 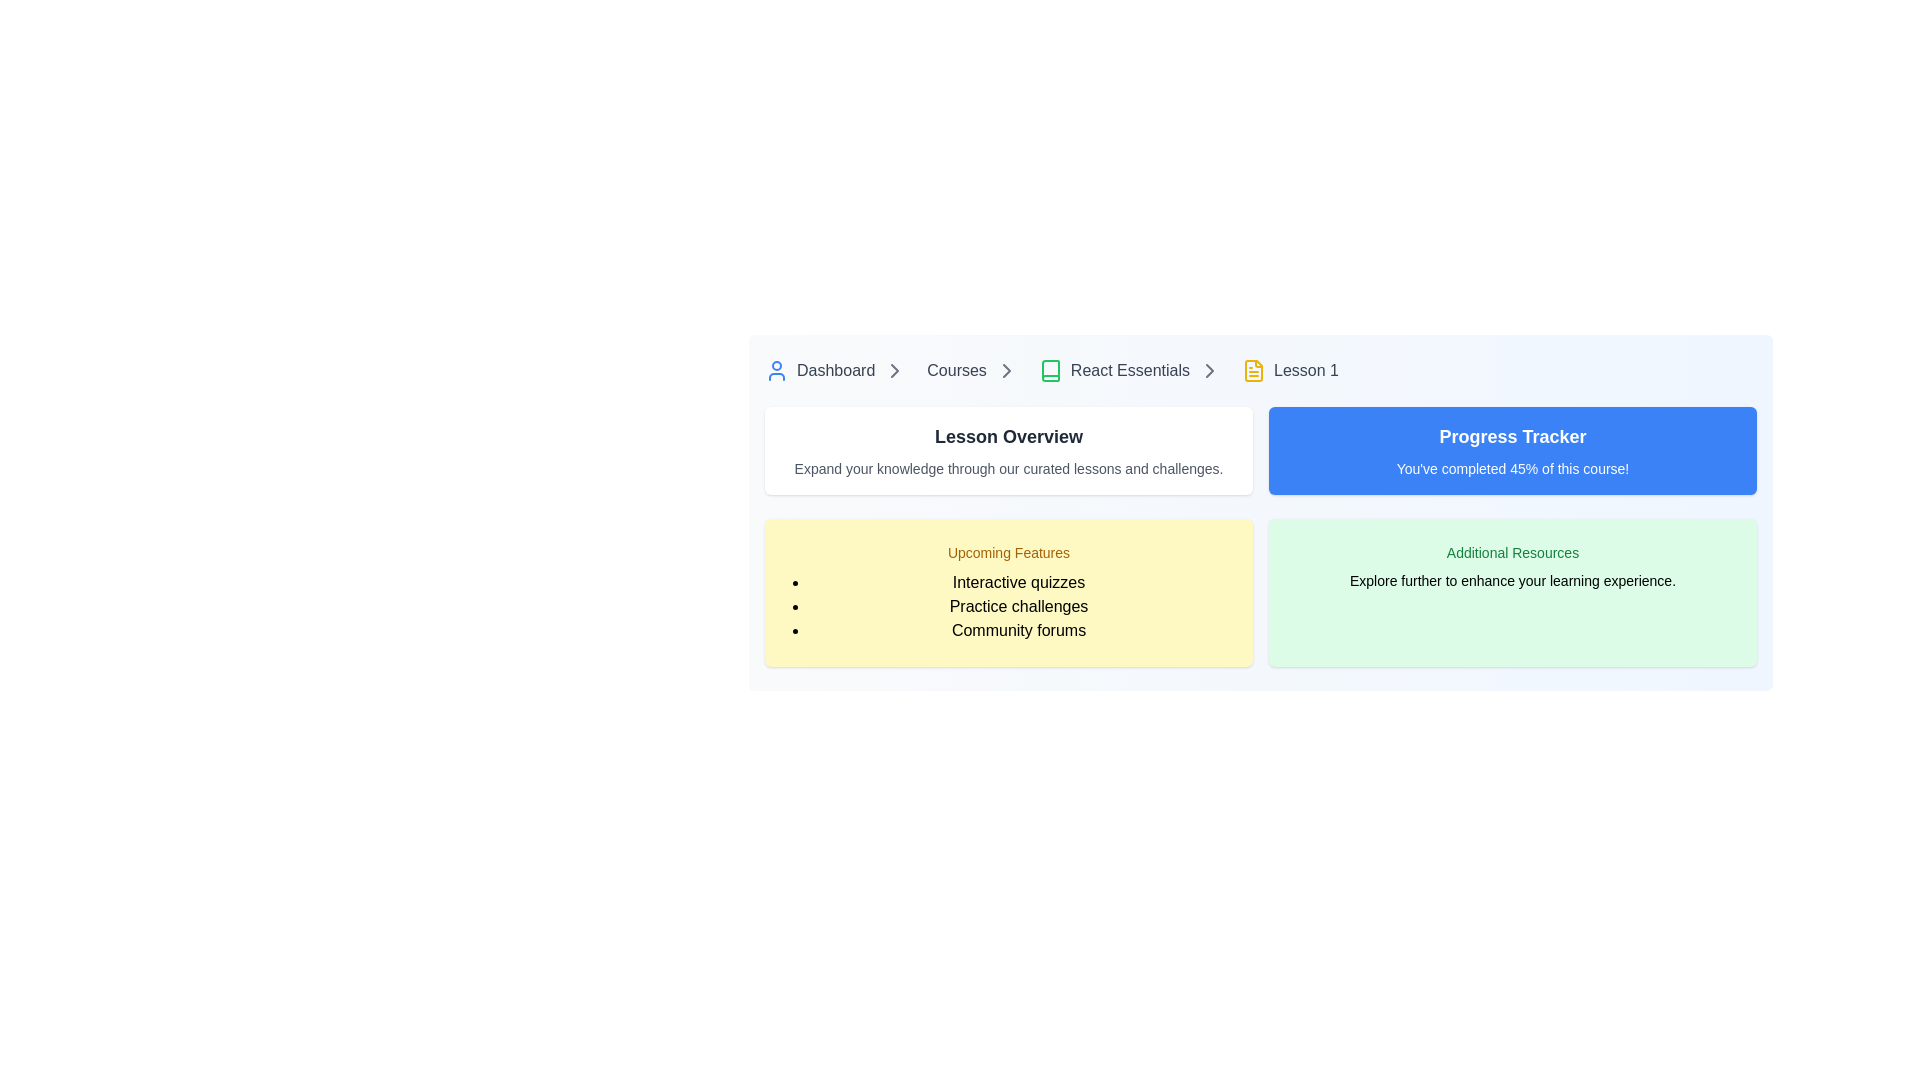 I want to click on the Informational Card located in the right column beneath the 'Lesson Overview' section to potentially reveal additional details, so click(x=1512, y=592).